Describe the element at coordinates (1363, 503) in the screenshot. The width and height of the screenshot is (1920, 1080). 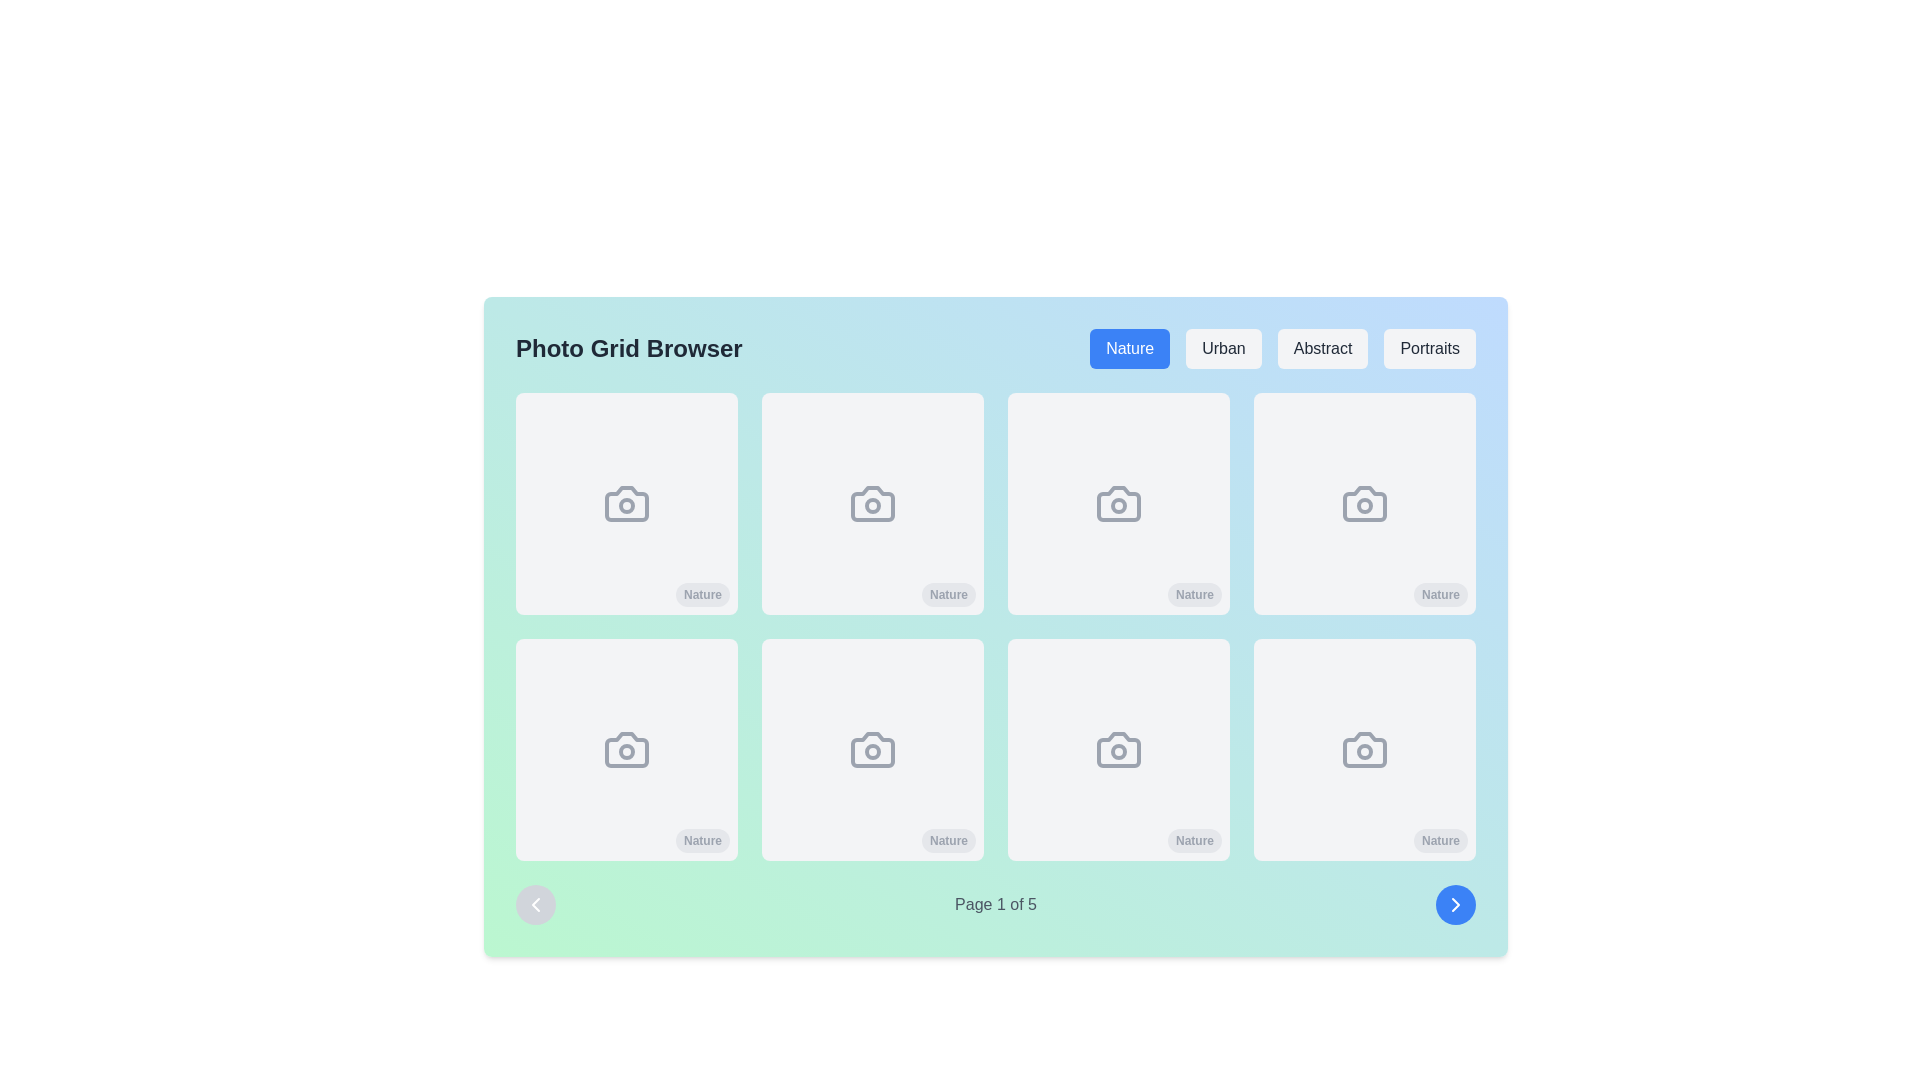
I see `camera icon located in the fourth cell of the topmost row in the grid layout by clicking on it` at that location.